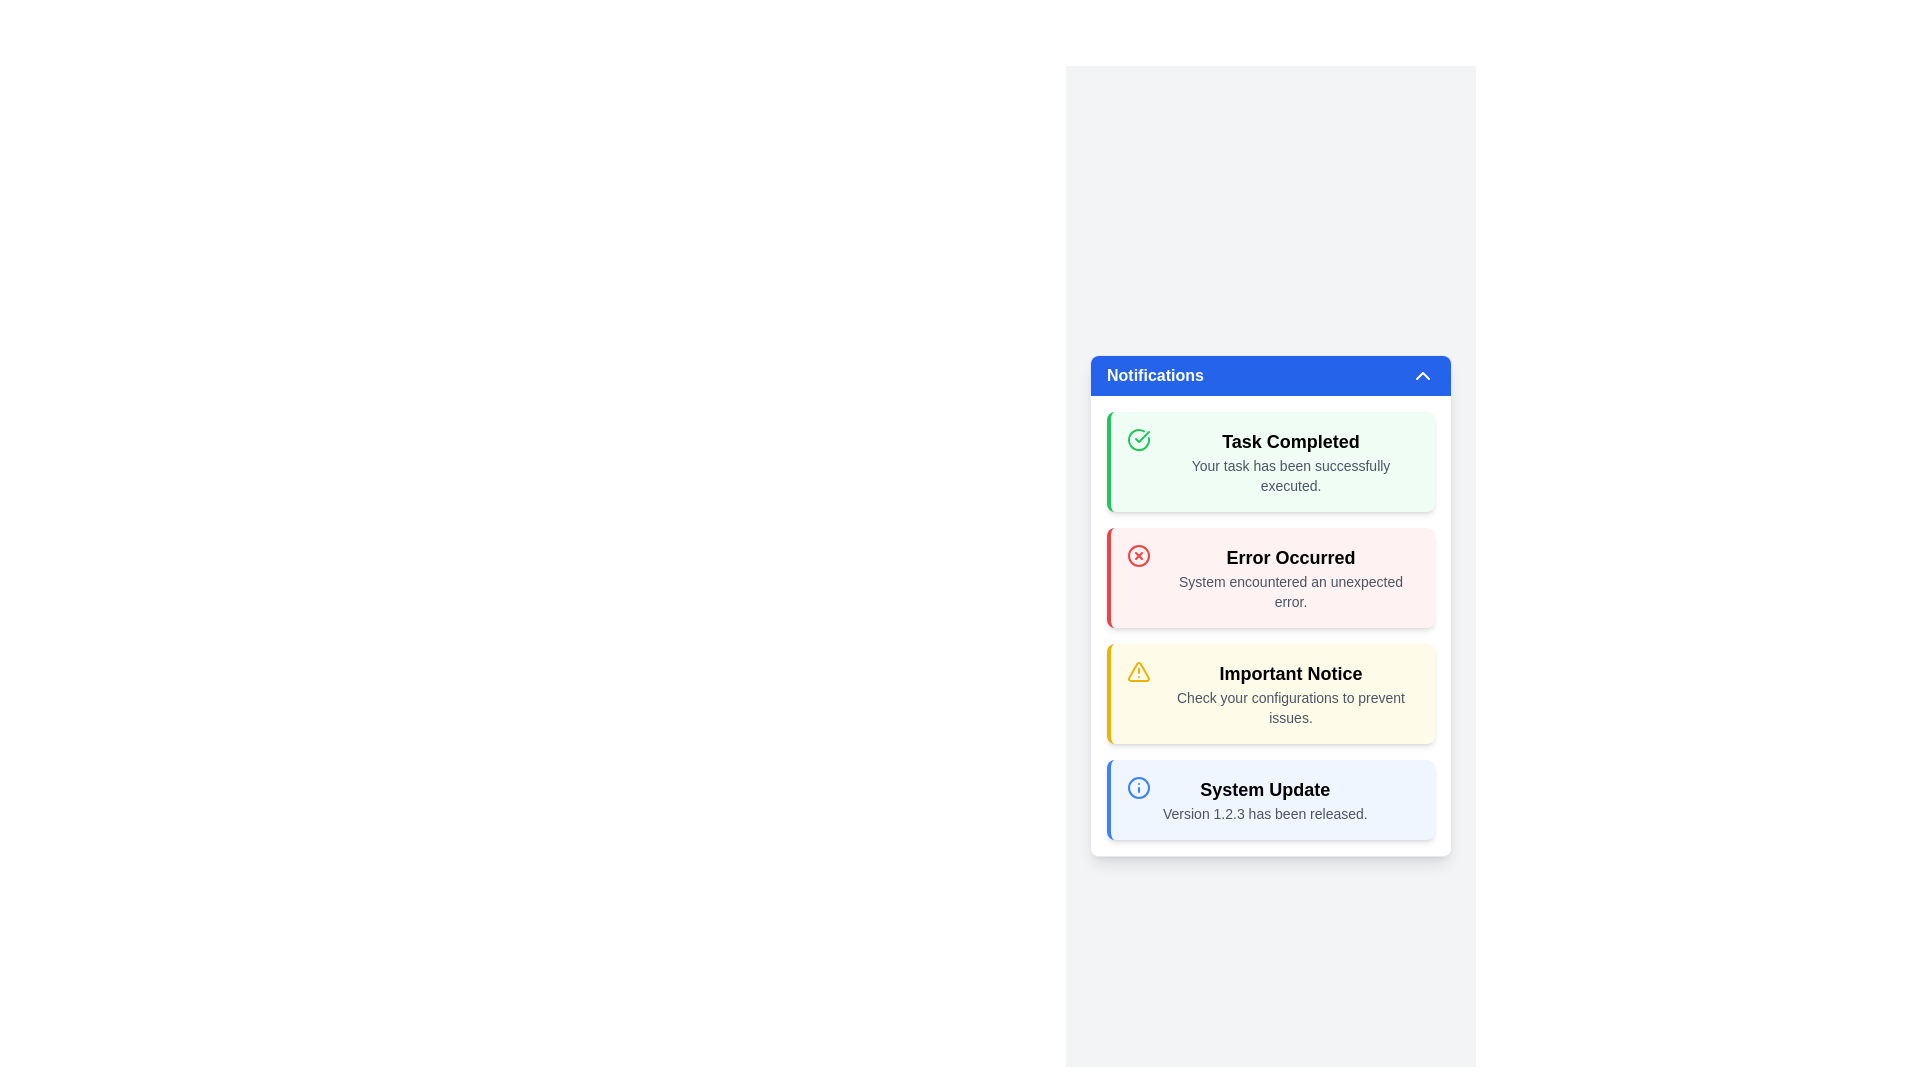 This screenshot has width=1920, height=1080. I want to click on important message text from the third notification Text Block that is located below the 'Error Occurred' notification and above the 'System Update' notification, so click(1291, 693).